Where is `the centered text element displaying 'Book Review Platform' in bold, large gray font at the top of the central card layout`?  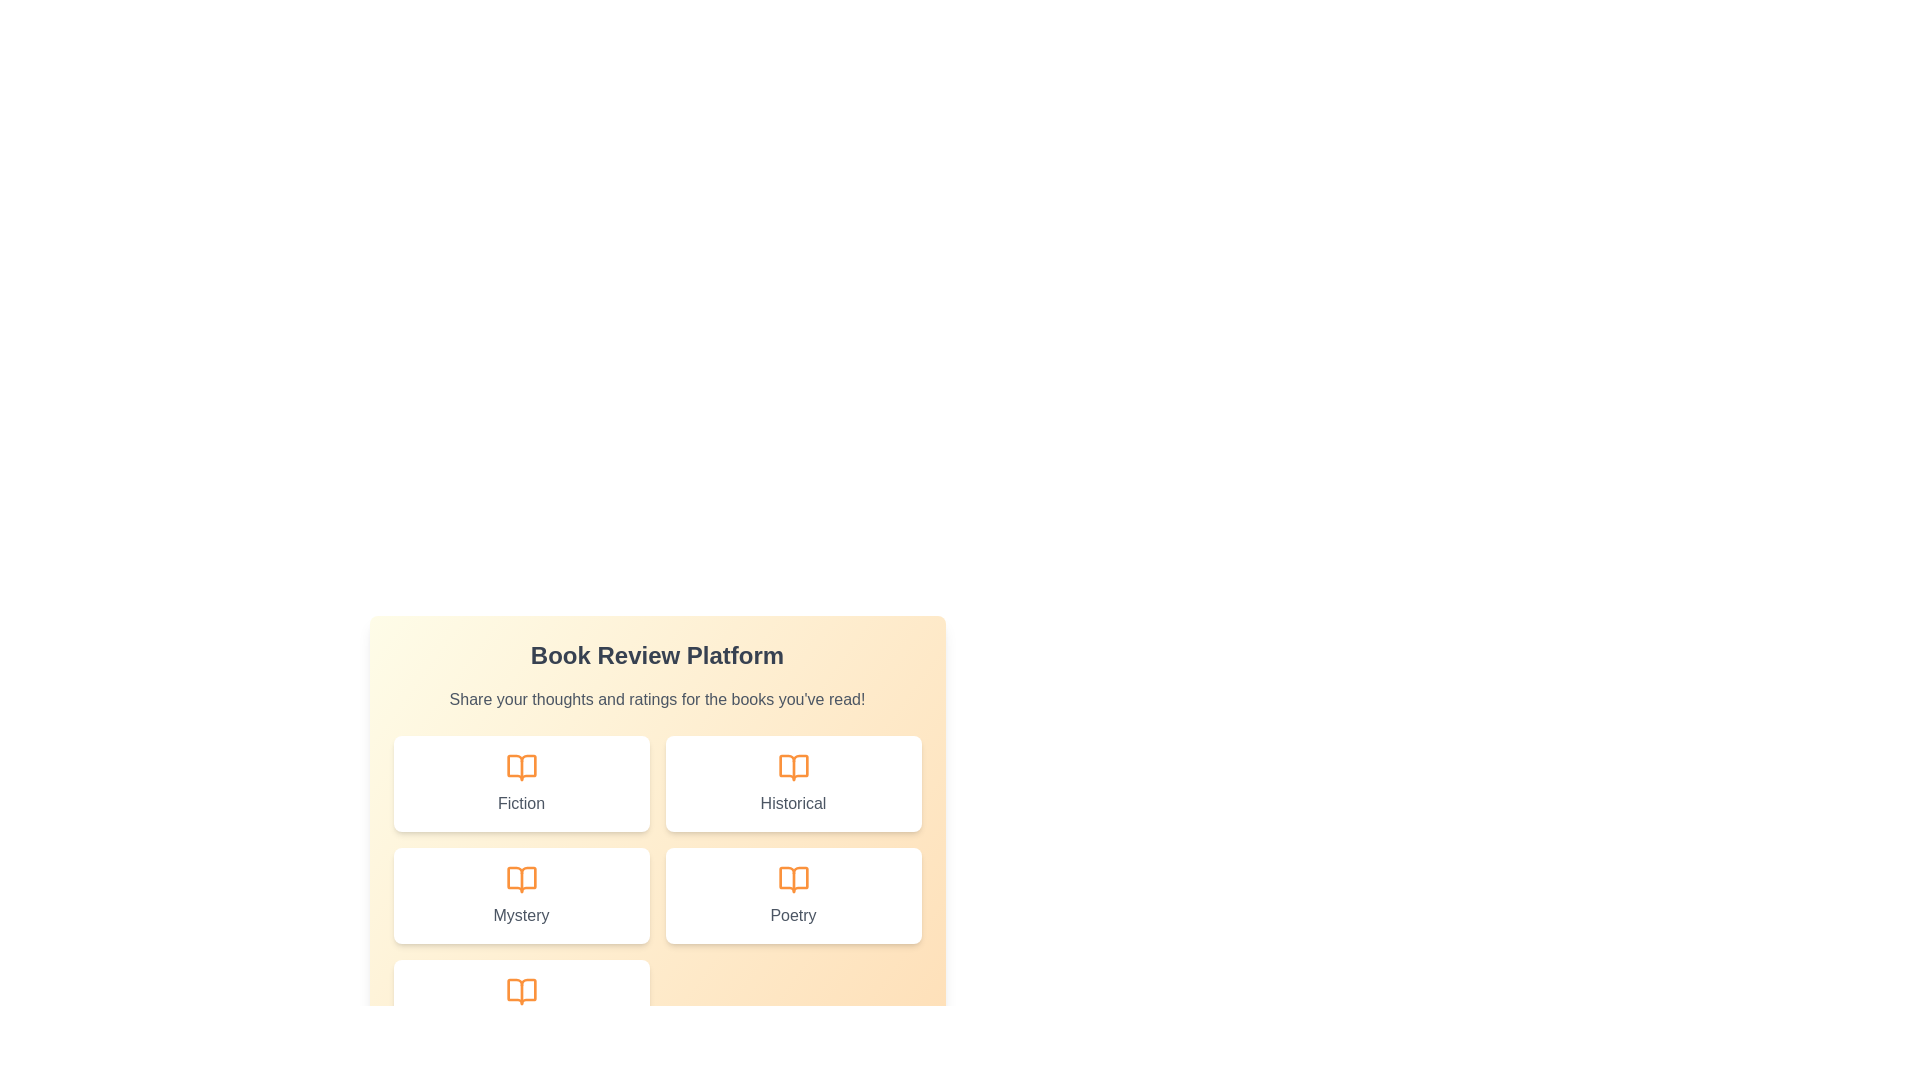
the centered text element displaying 'Book Review Platform' in bold, large gray font at the top of the central card layout is located at coordinates (657, 655).